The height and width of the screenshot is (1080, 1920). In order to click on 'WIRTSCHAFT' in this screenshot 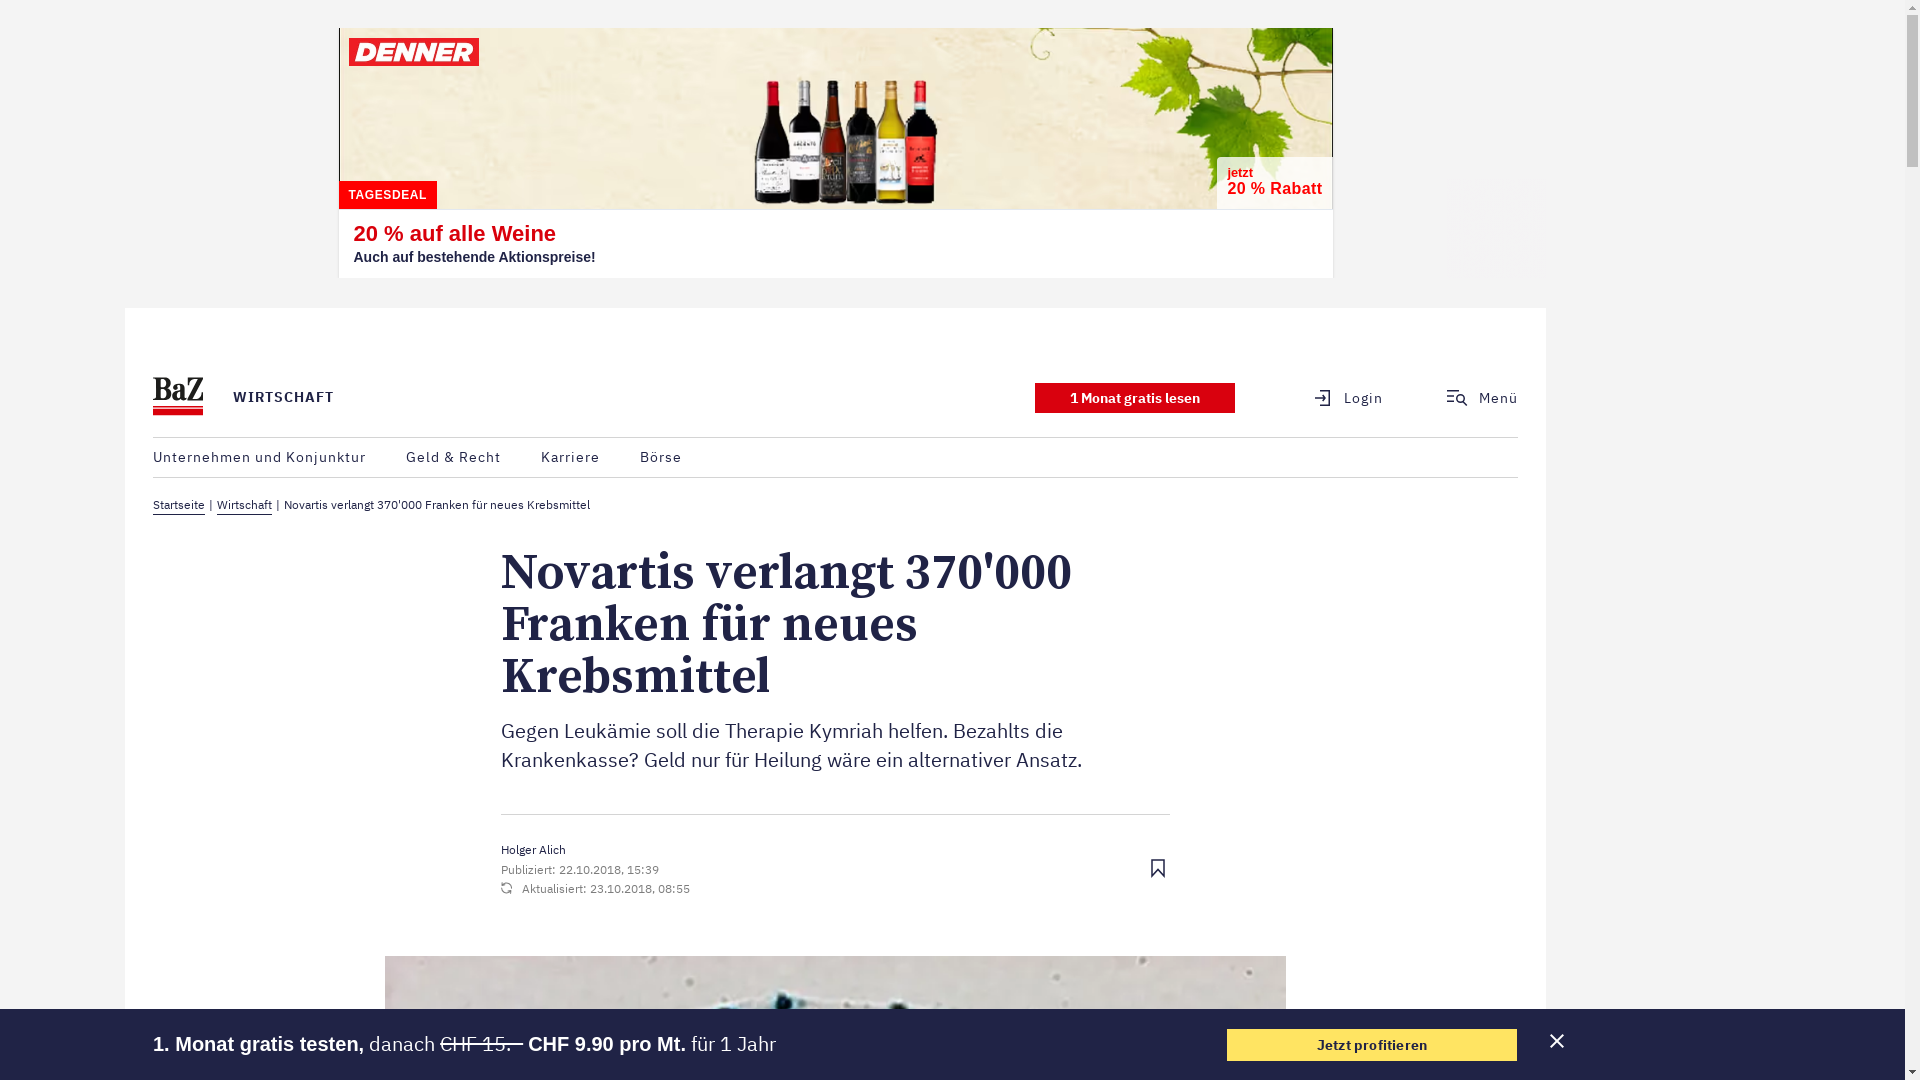, I will do `click(233, 397)`.